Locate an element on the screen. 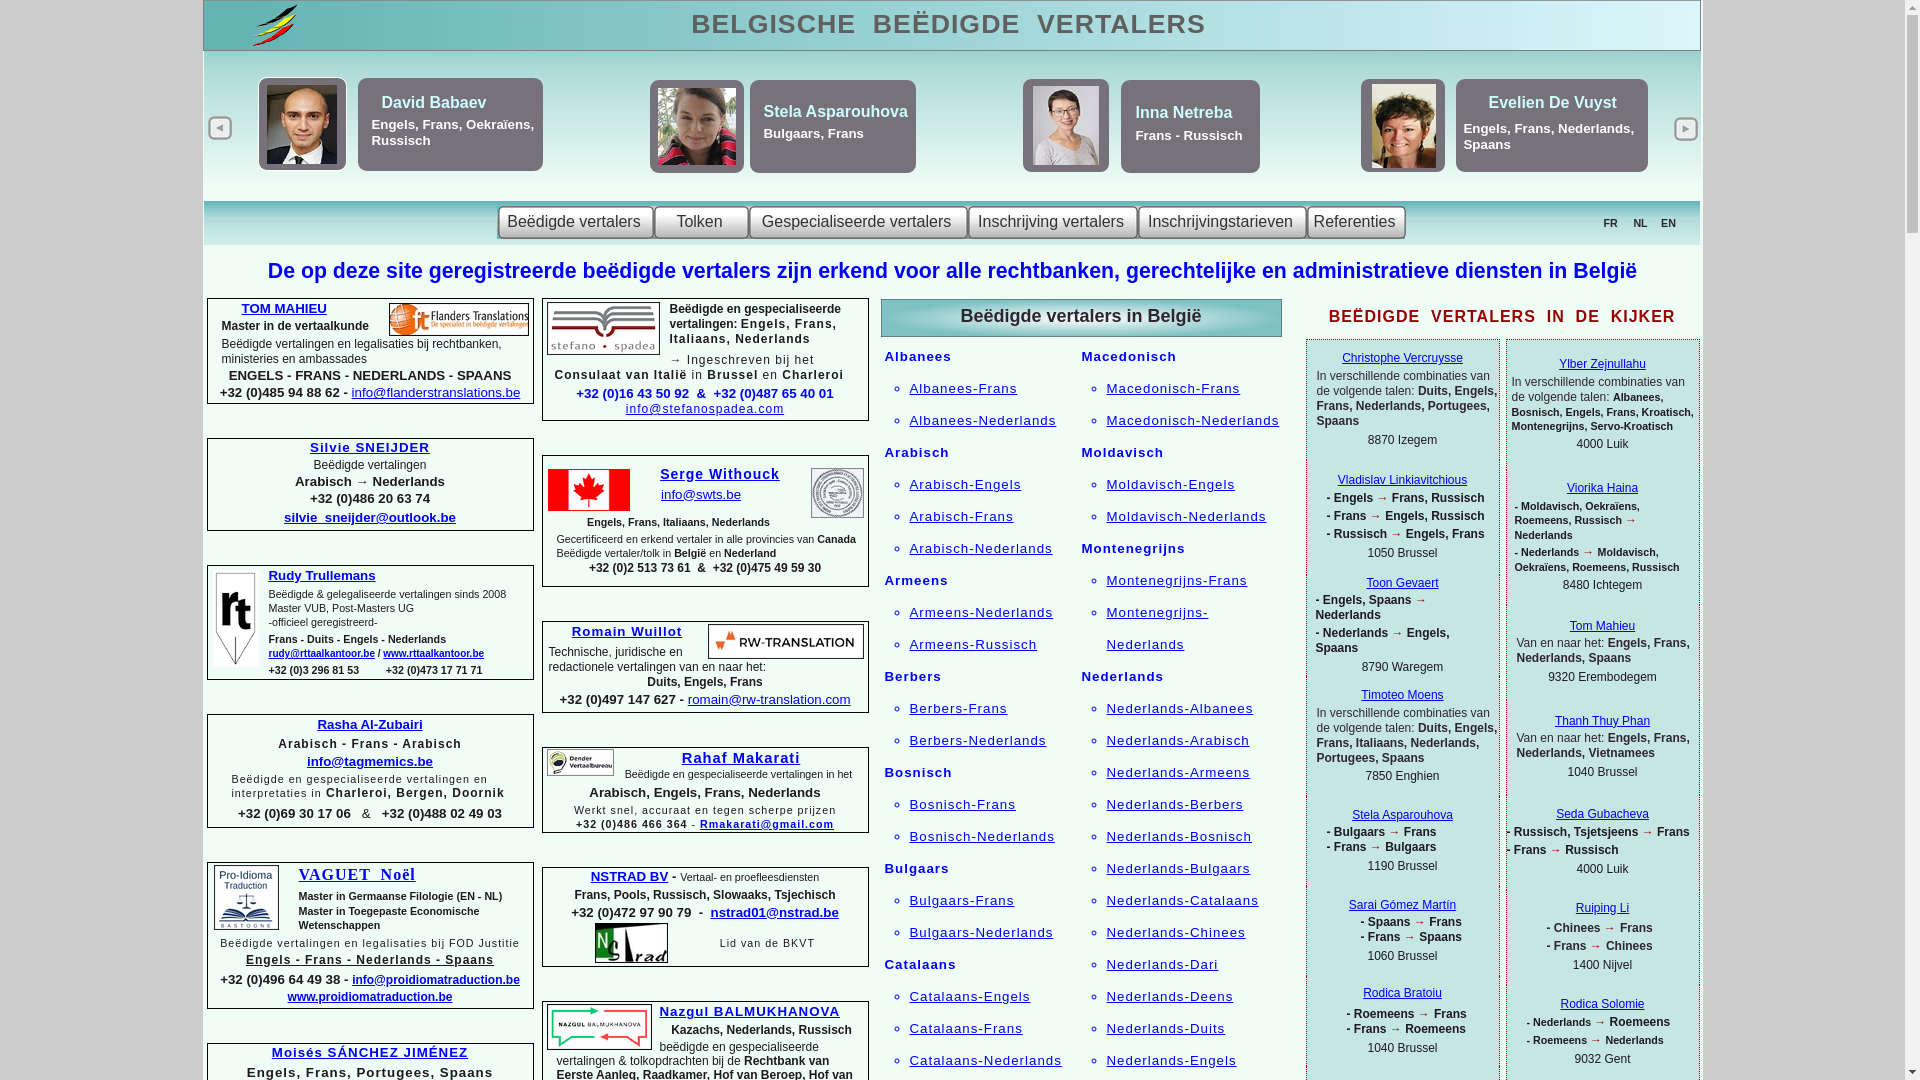 The image size is (1920, 1080). 'Tolken' is located at coordinates (701, 222).